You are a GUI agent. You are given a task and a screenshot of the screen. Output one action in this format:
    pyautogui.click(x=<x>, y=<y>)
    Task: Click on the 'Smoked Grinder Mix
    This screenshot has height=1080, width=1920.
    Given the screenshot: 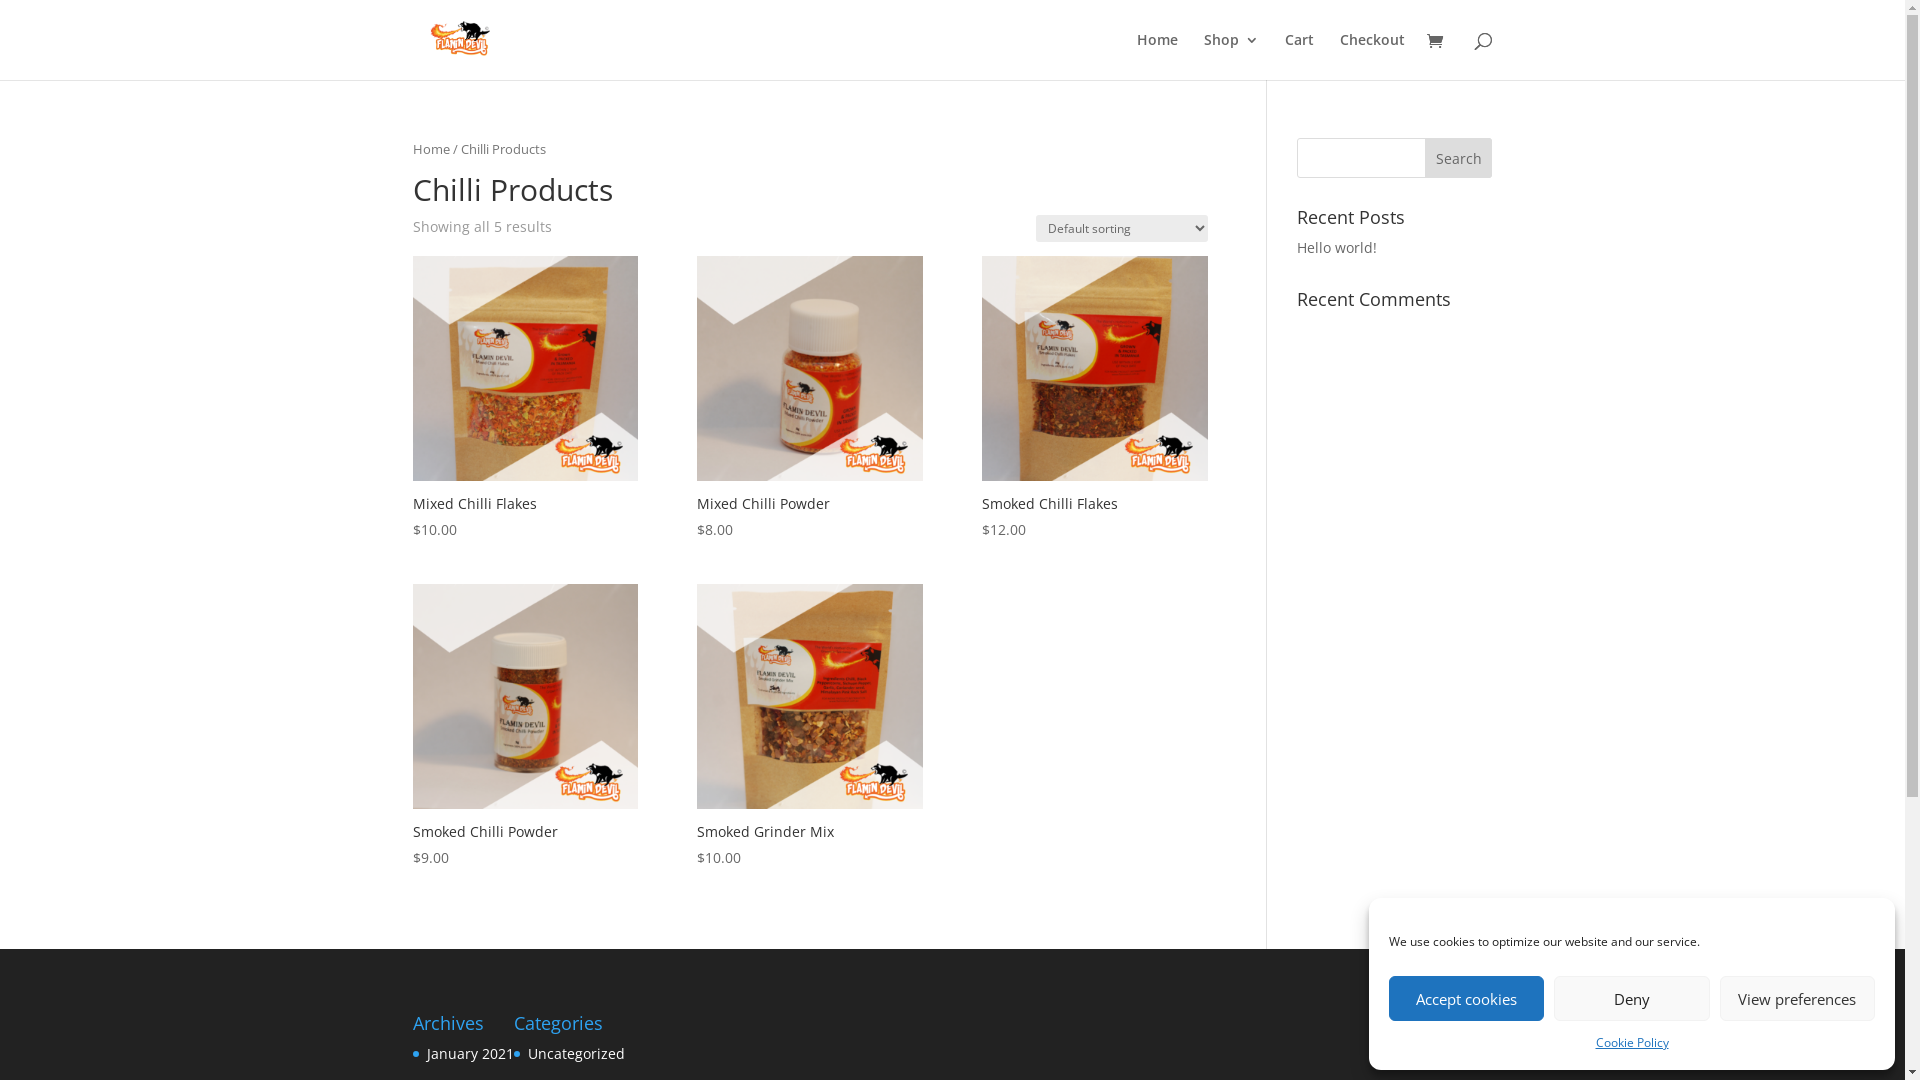 What is the action you would take?
    pyautogui.click(x=809, y=726)
    